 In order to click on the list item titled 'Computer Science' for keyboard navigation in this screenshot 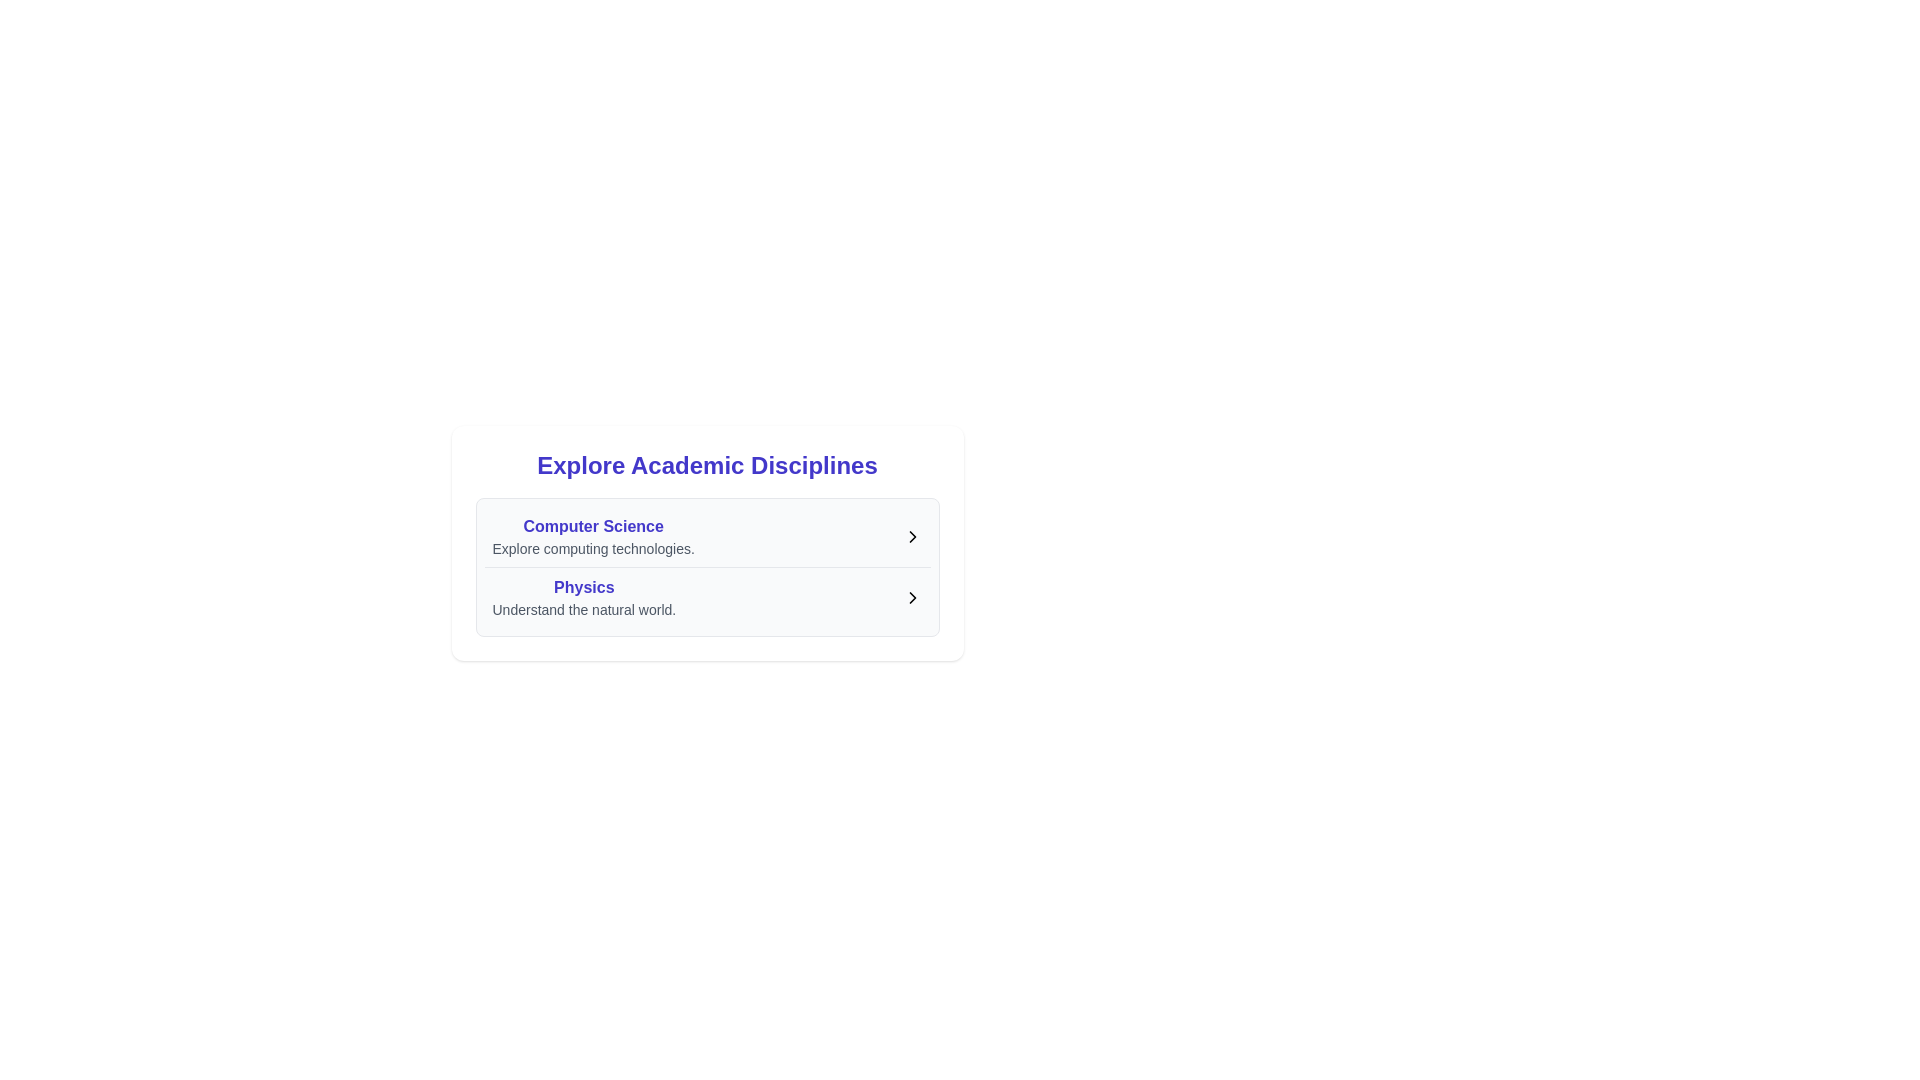, I will do `click(707, 535)`.